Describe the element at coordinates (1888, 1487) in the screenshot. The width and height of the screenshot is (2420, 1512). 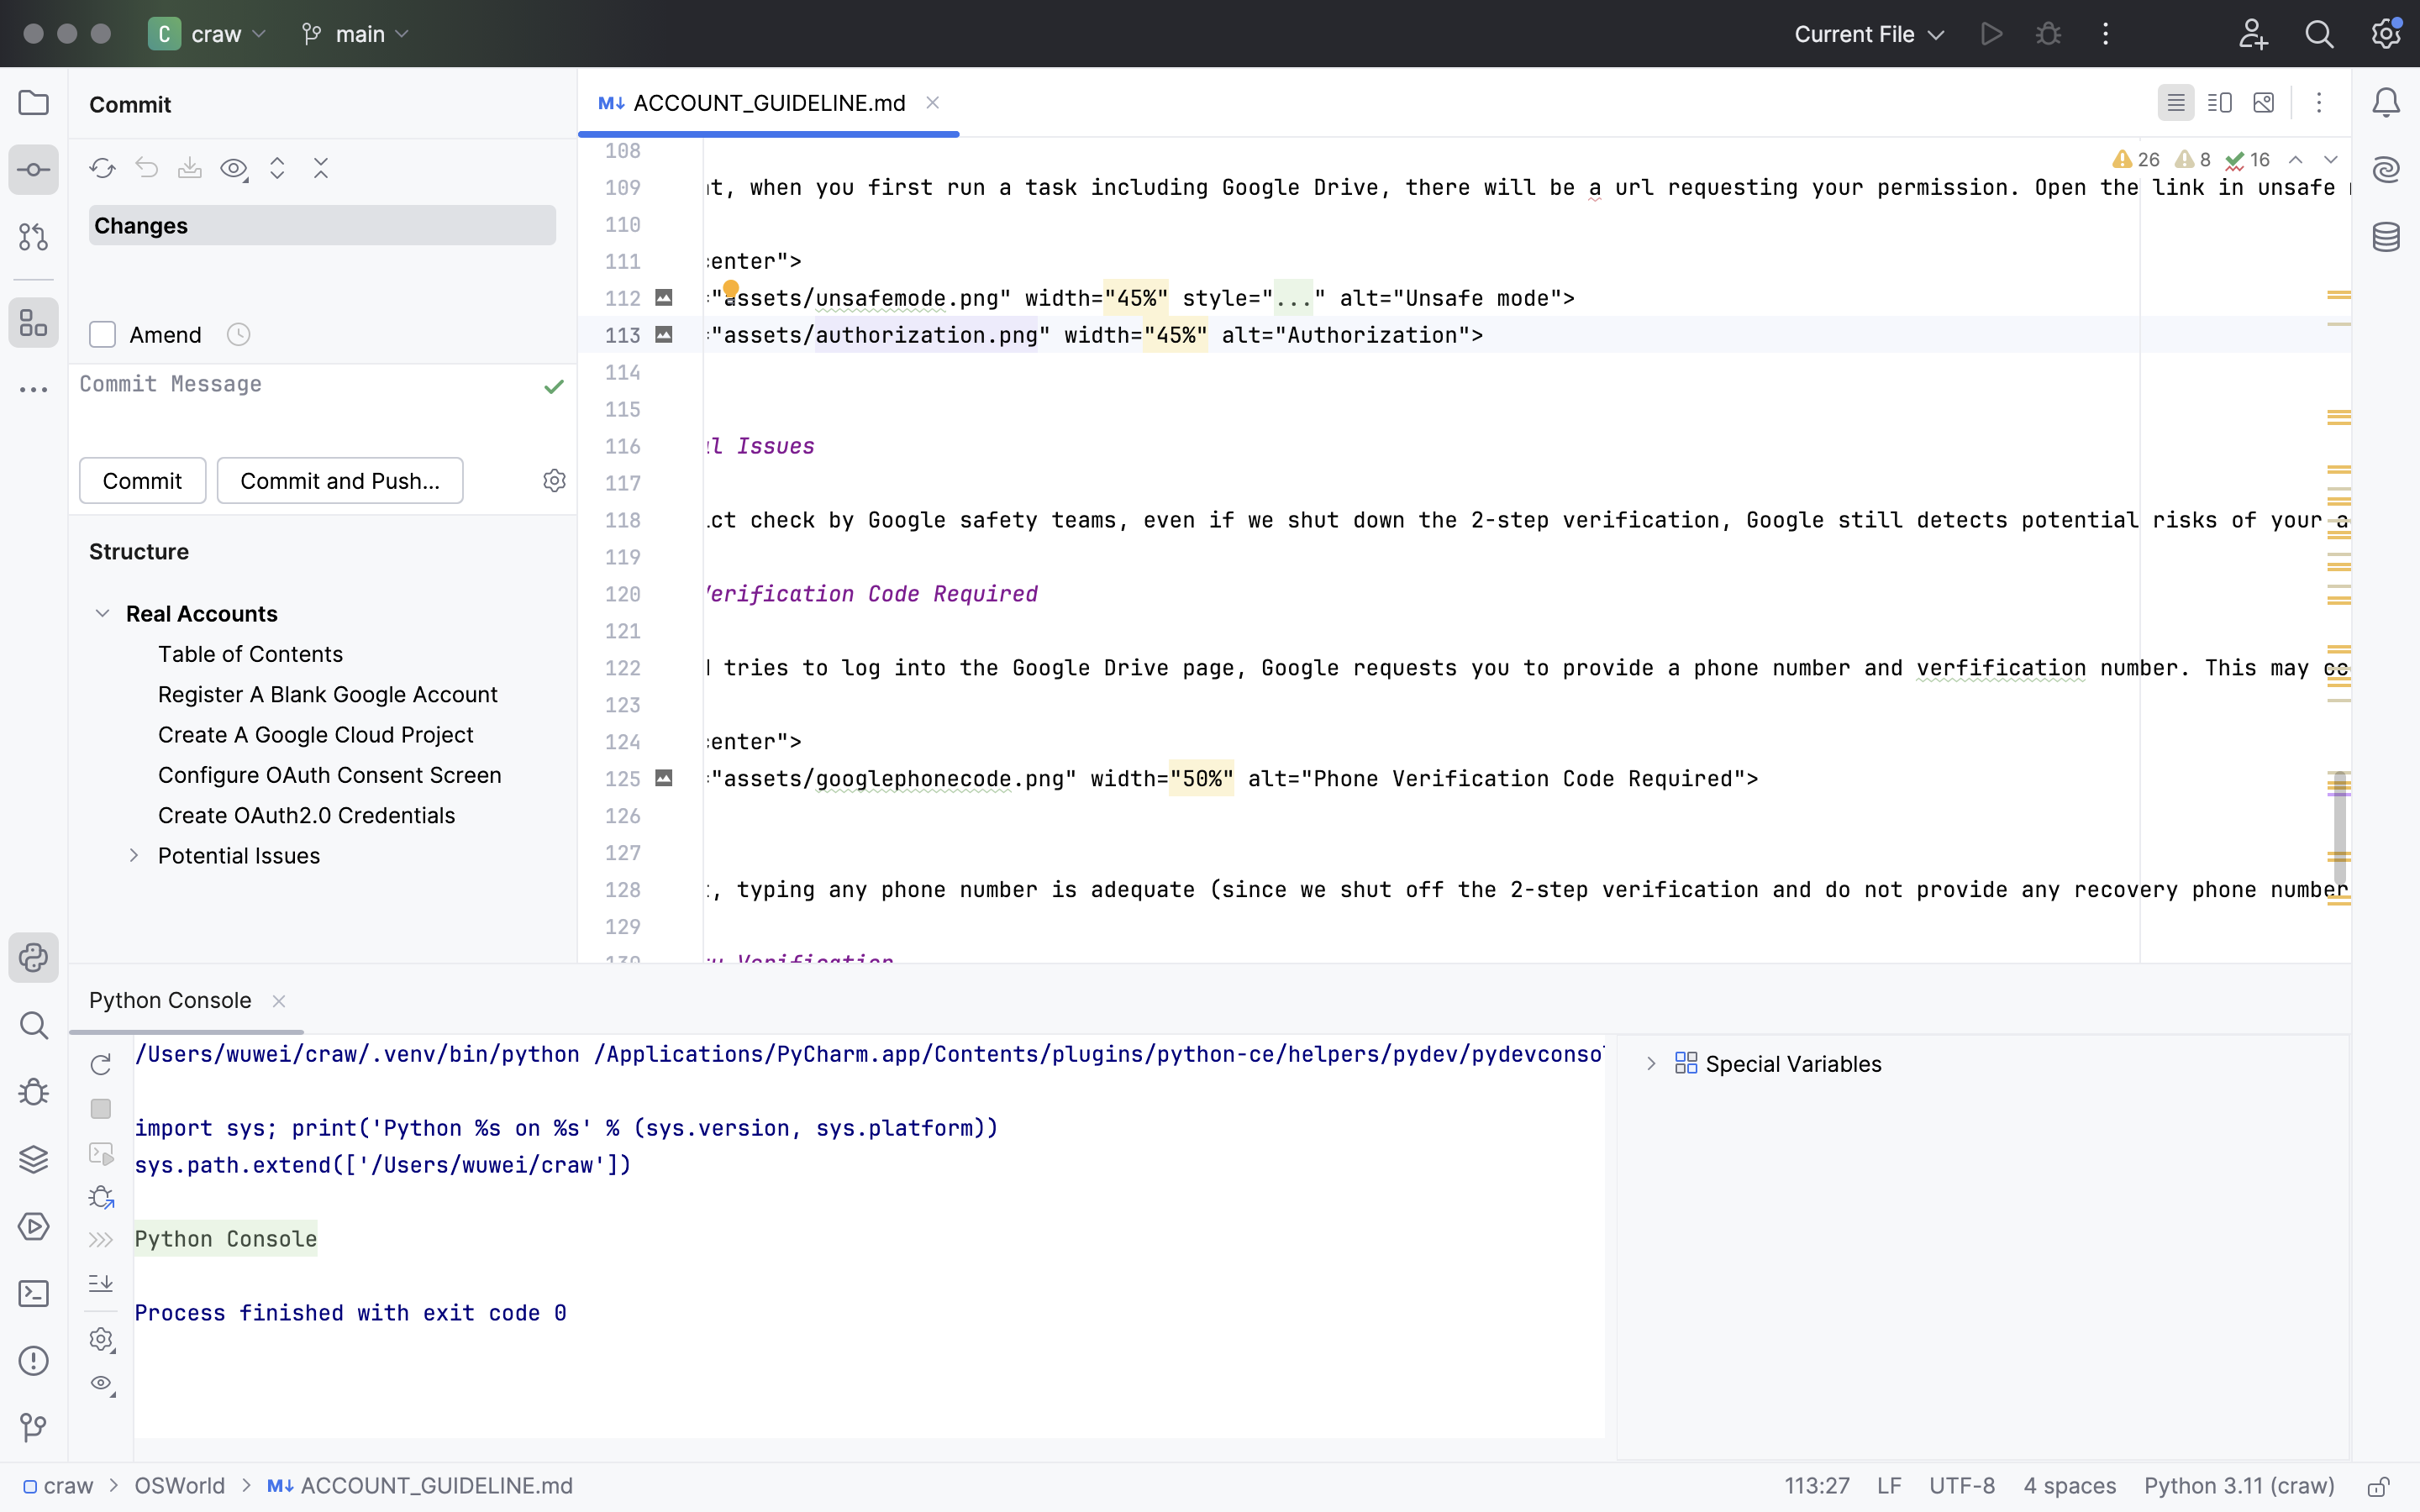
I see `'LF'` at that location.